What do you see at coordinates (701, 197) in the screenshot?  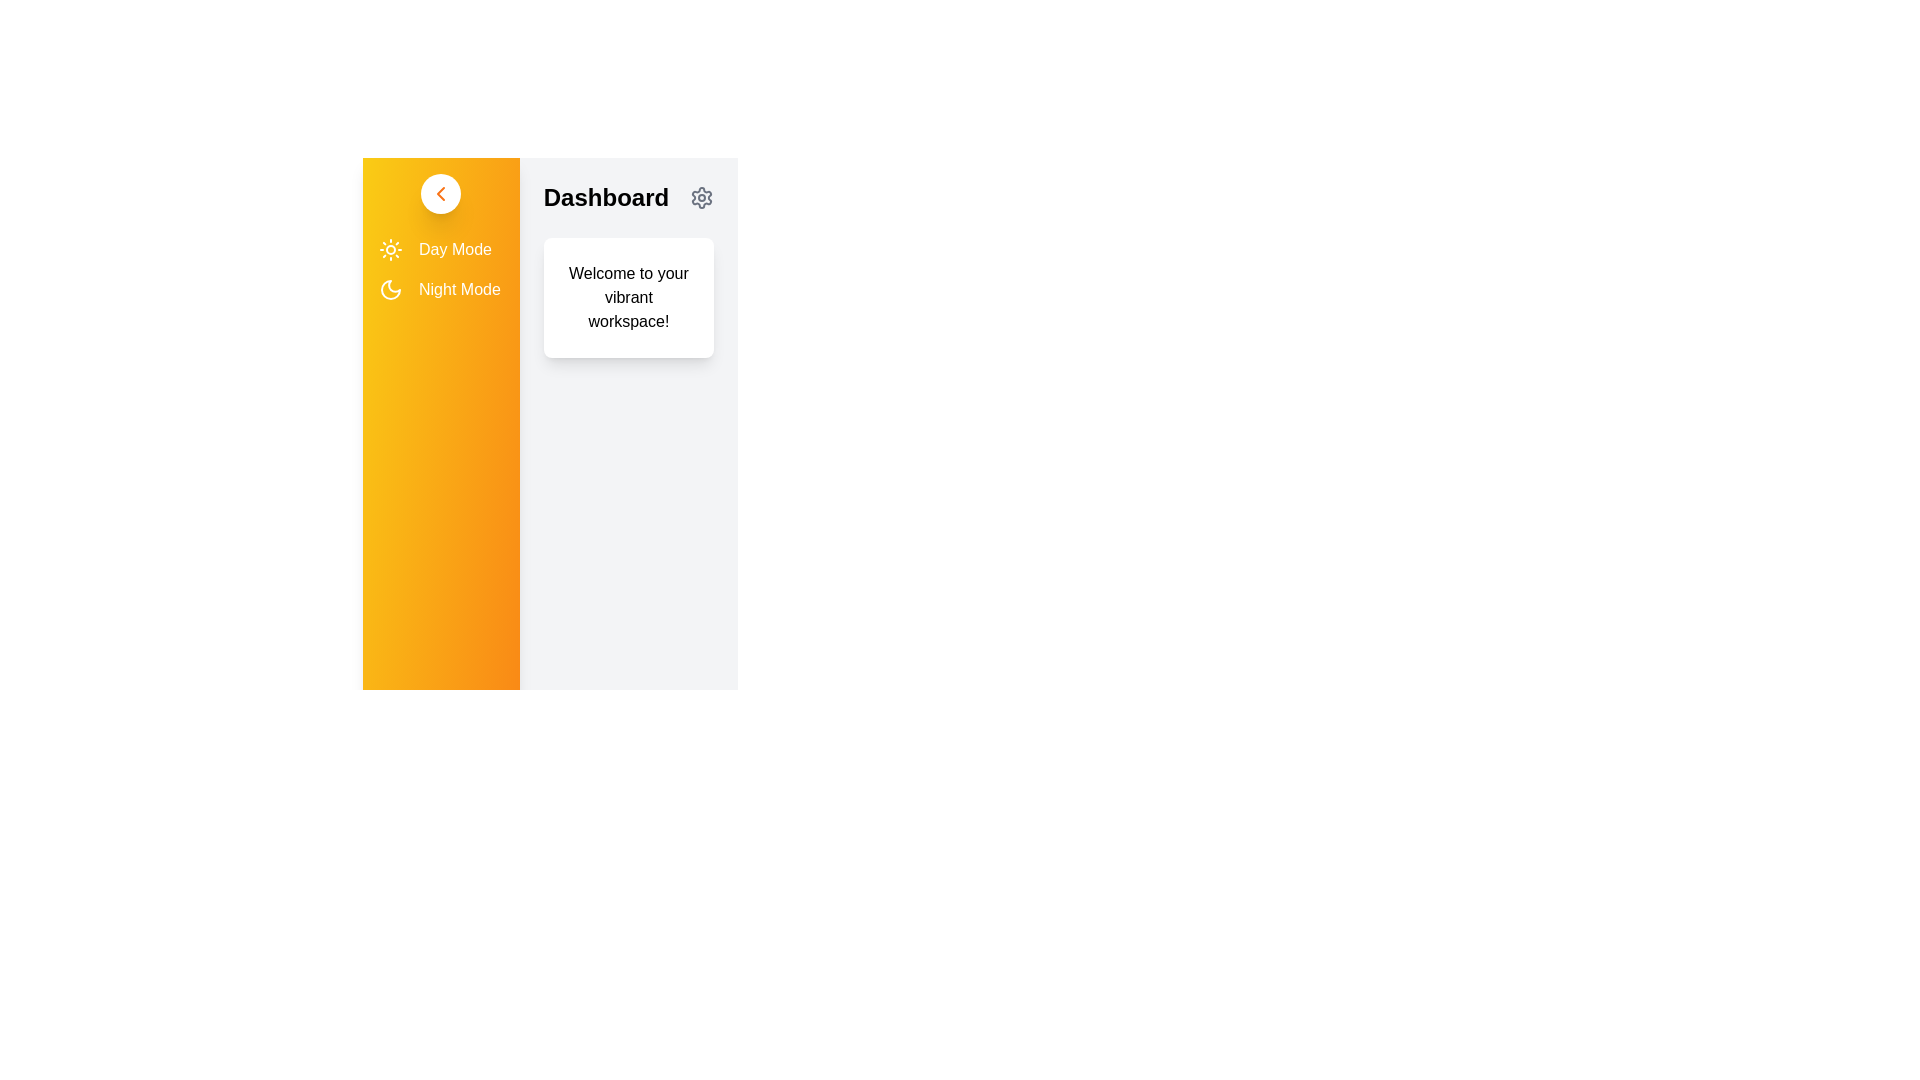 I see `the settings icon to observe the hover effect` at bounding box center [701, 197].